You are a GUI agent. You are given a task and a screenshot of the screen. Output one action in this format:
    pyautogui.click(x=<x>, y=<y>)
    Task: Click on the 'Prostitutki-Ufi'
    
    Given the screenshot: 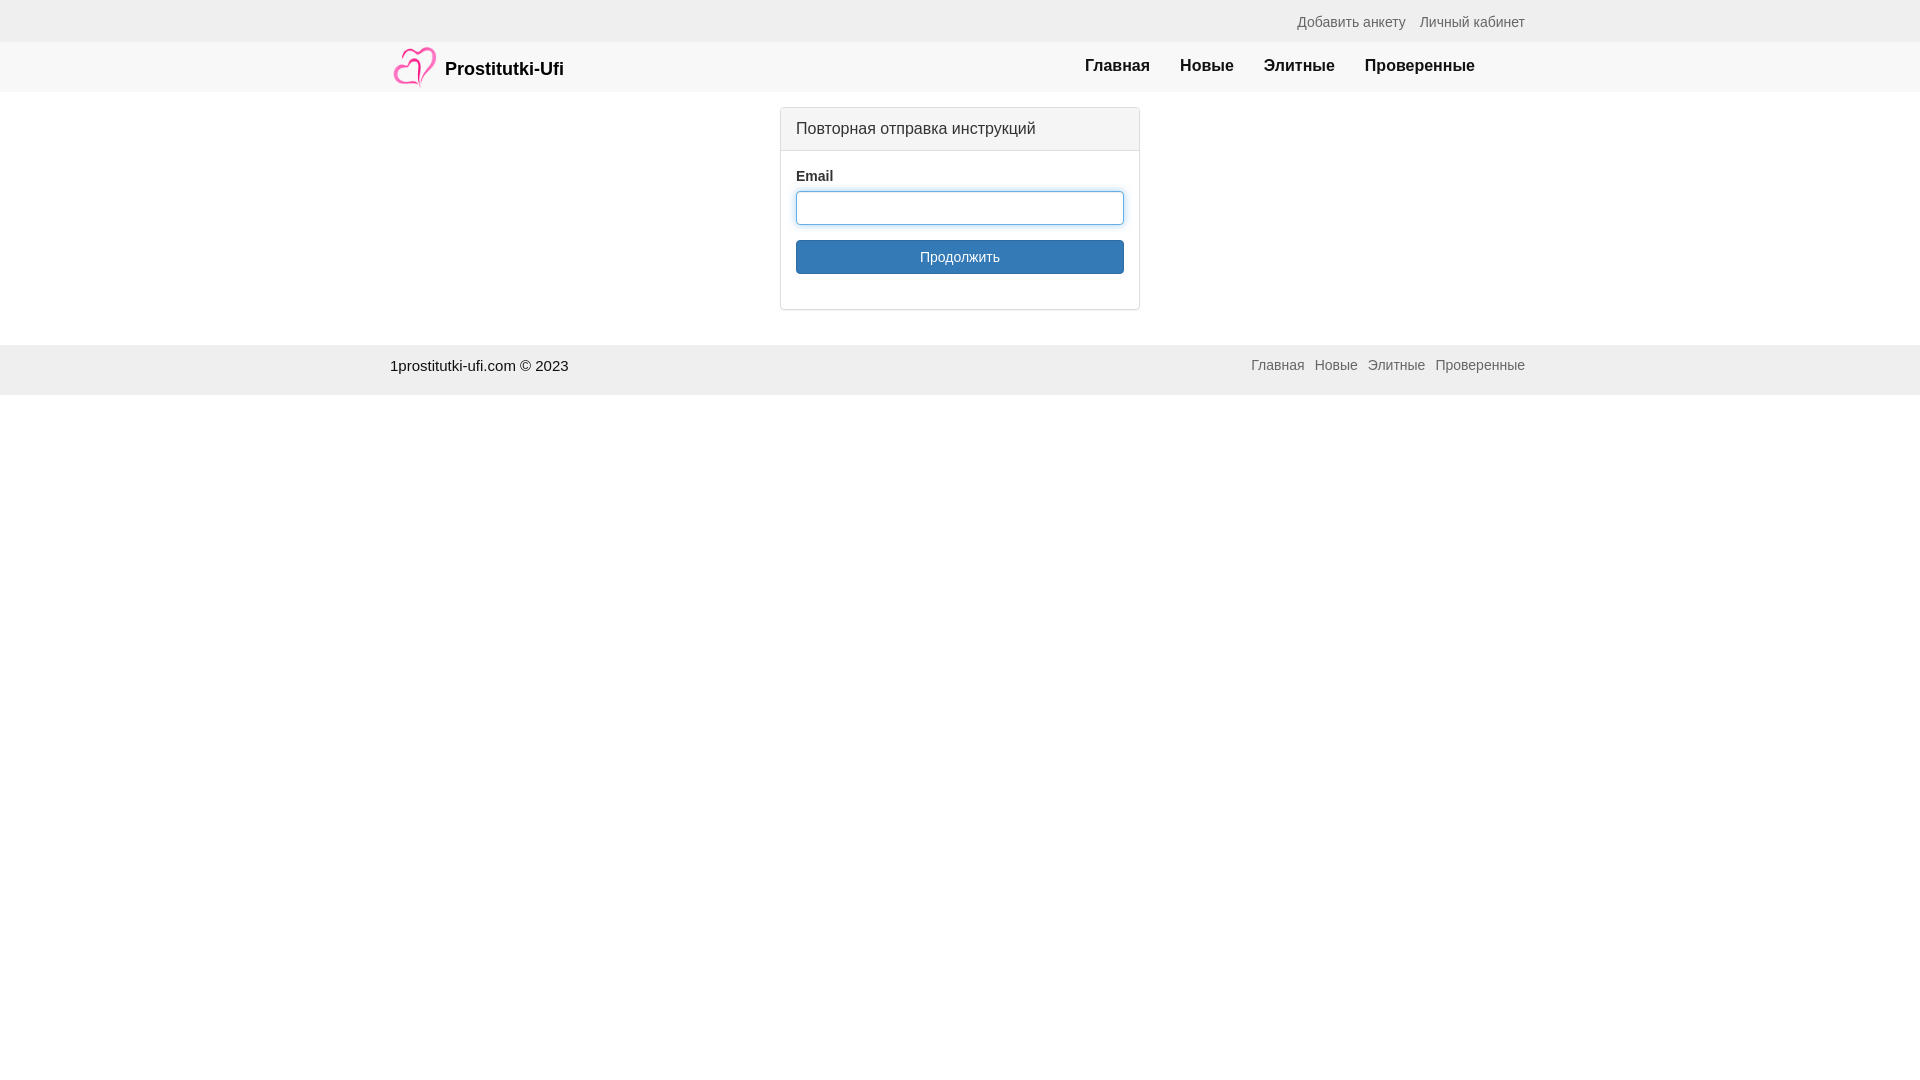 What is the action you would take?
    pyautogui.click(x=475, y=56)
    